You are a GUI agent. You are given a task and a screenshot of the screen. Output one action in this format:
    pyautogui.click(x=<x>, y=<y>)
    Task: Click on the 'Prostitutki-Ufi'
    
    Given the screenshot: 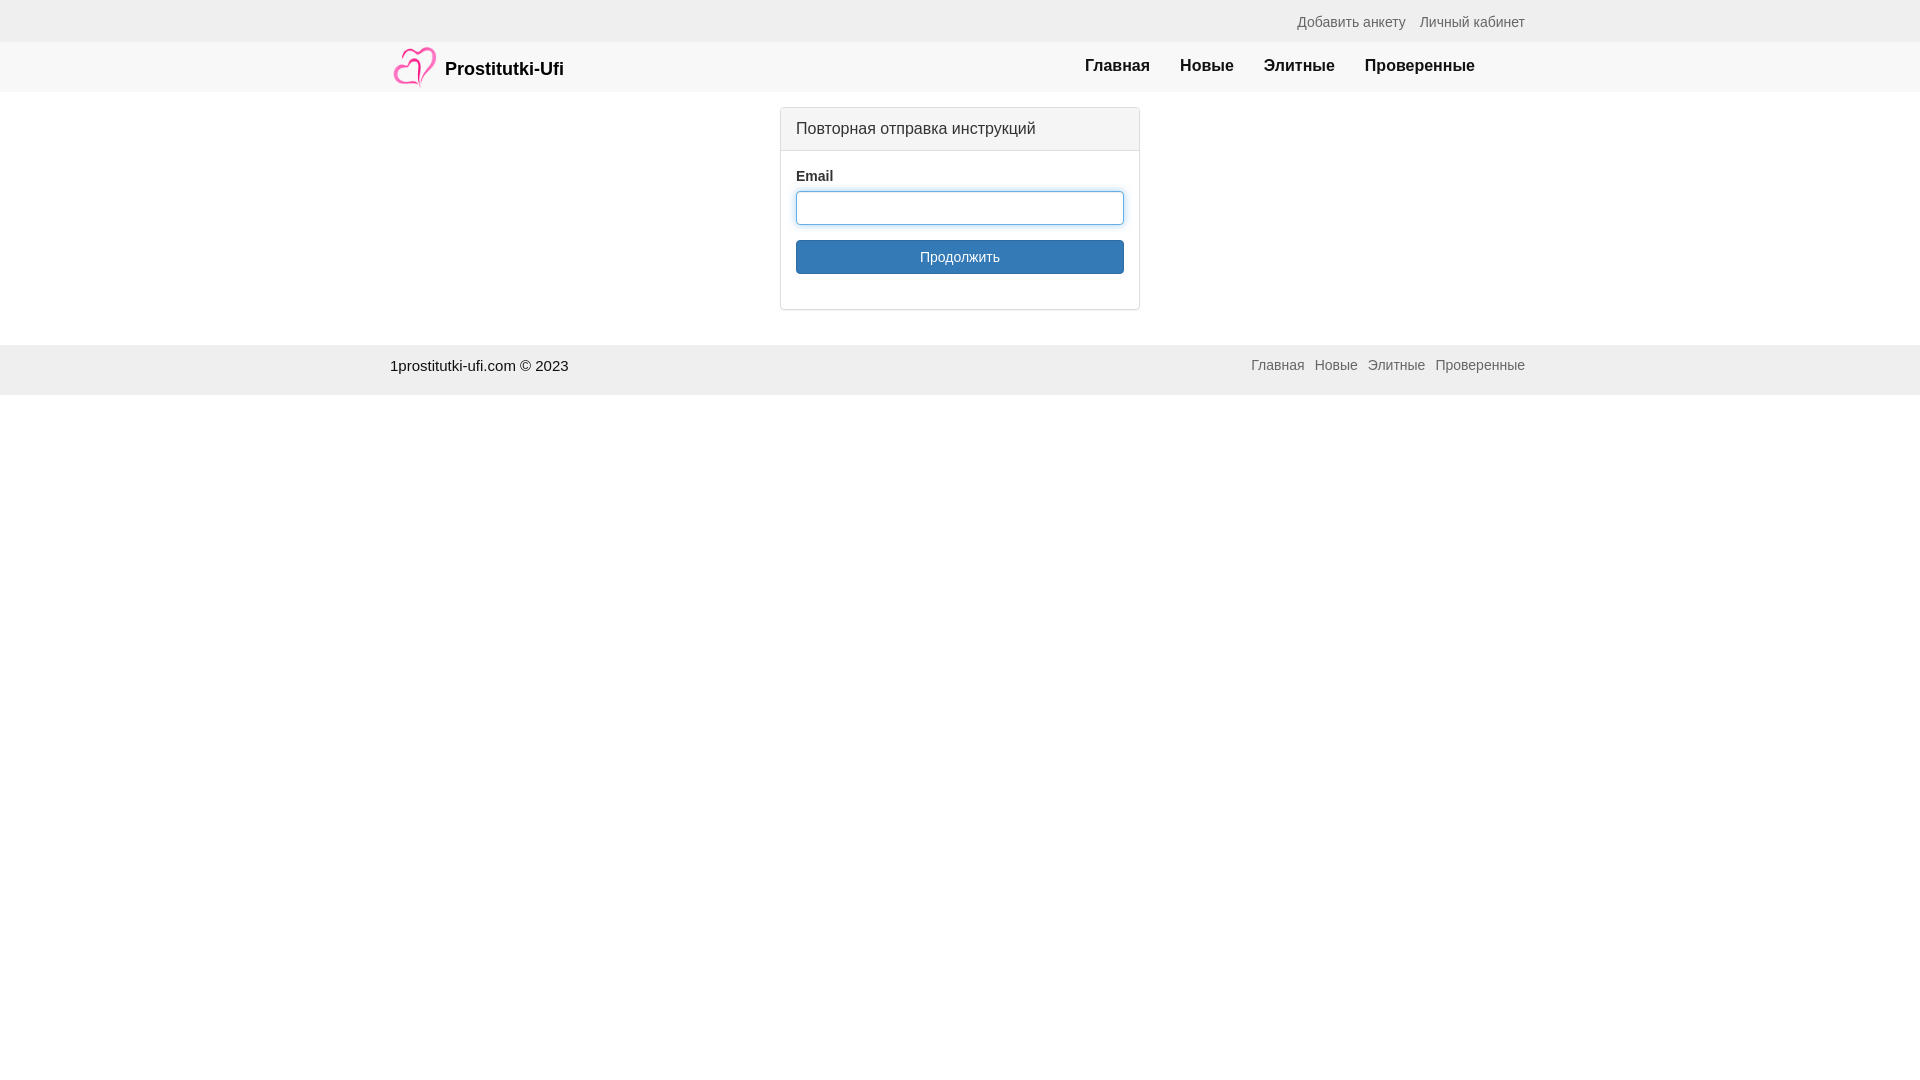 What is the action you would take?
    pyautogui.click(x=475, y=56)
    